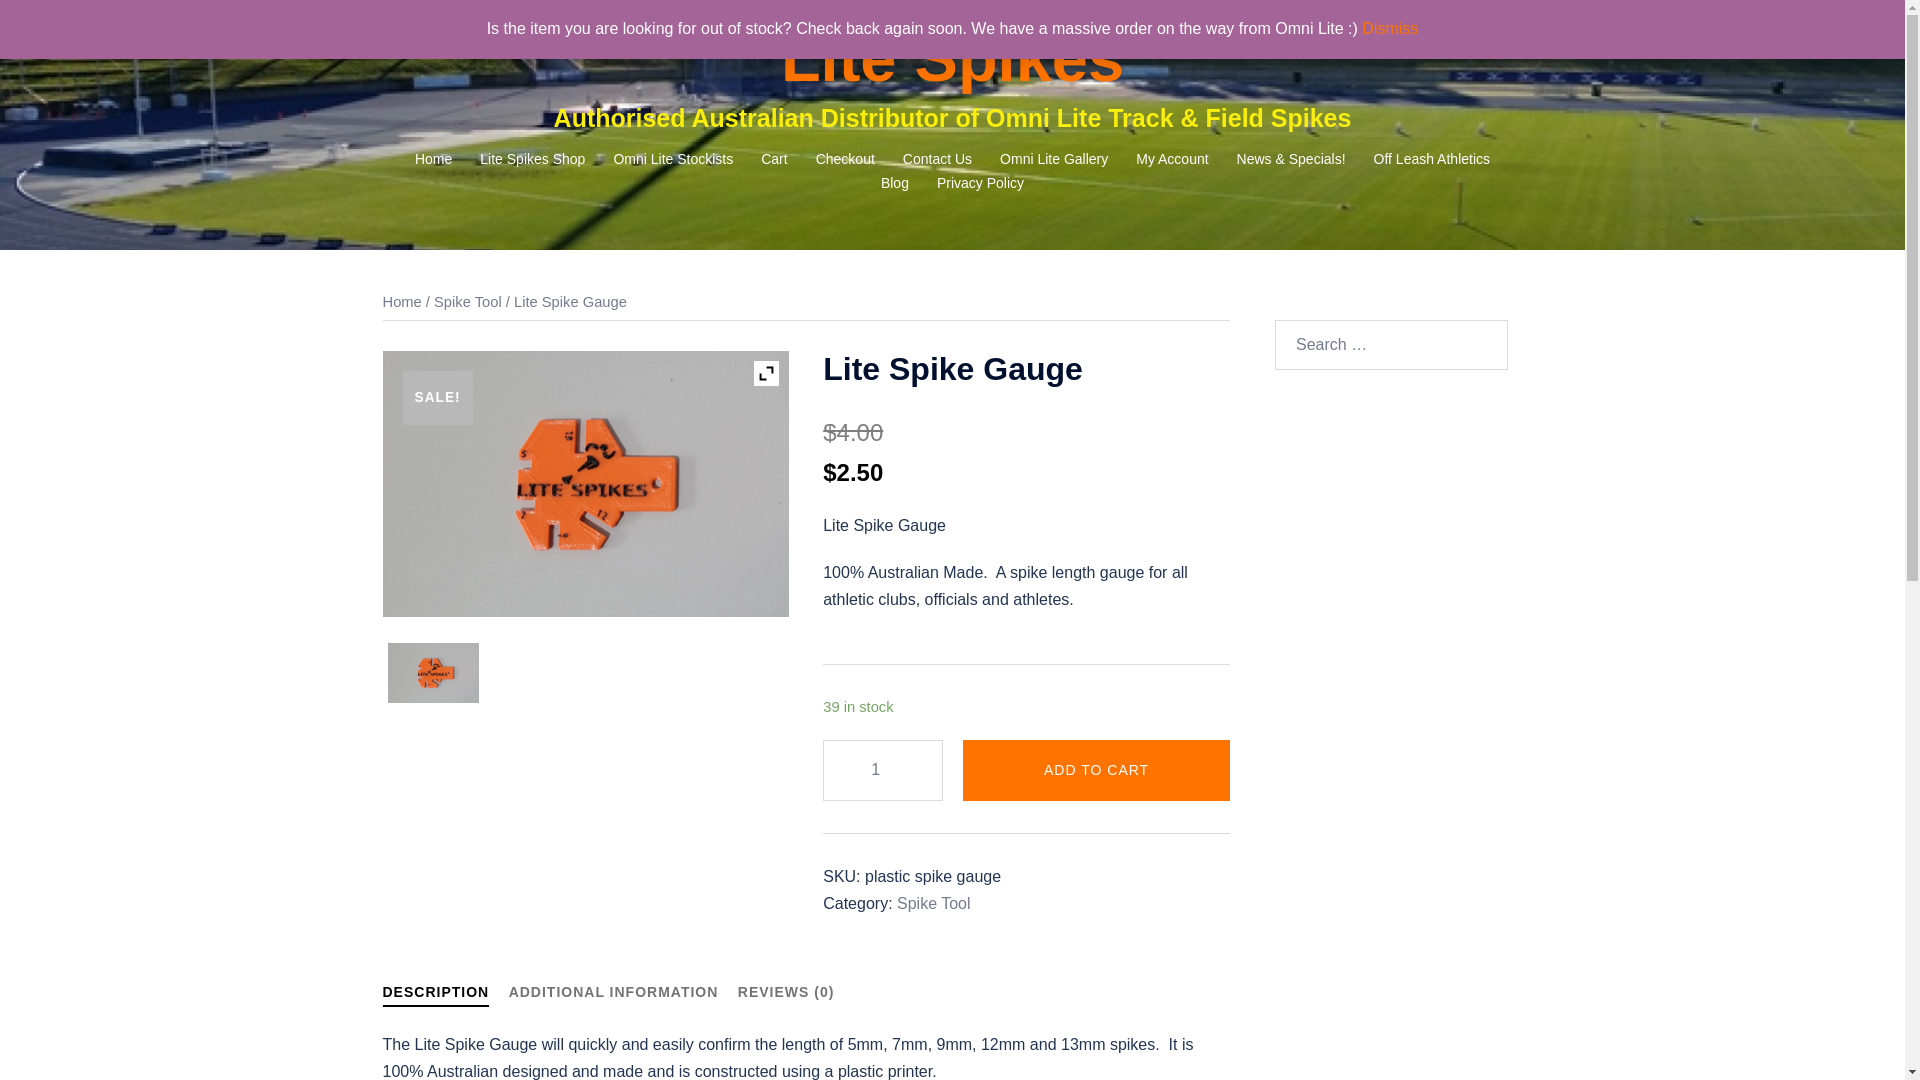  Describe the element at coordinates (1171, 158) in the screenshot. I see `'My Account'` at that location.